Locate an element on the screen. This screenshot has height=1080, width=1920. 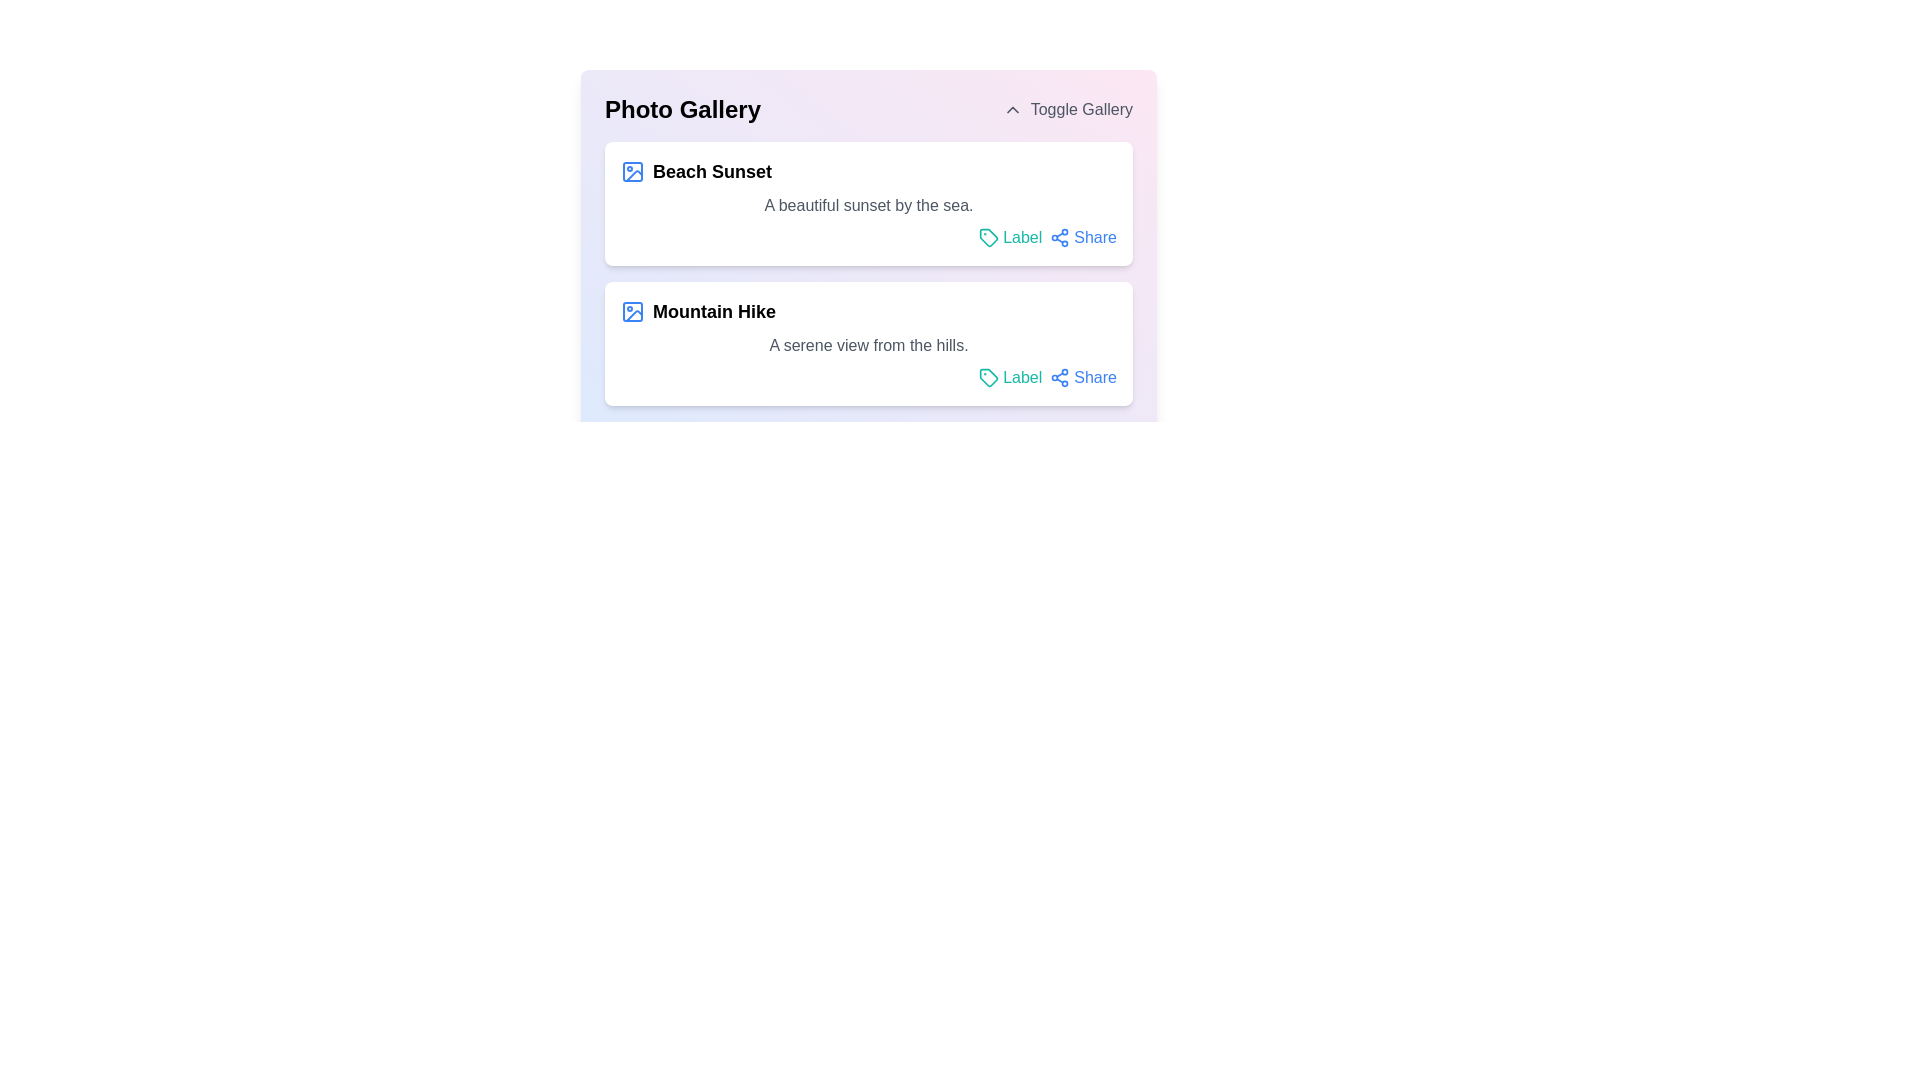
the icon representing the labeling functionality located to the left of the text 'Label' in the top box titled 'Beach Sunset' is located at coordinates (989, 237).